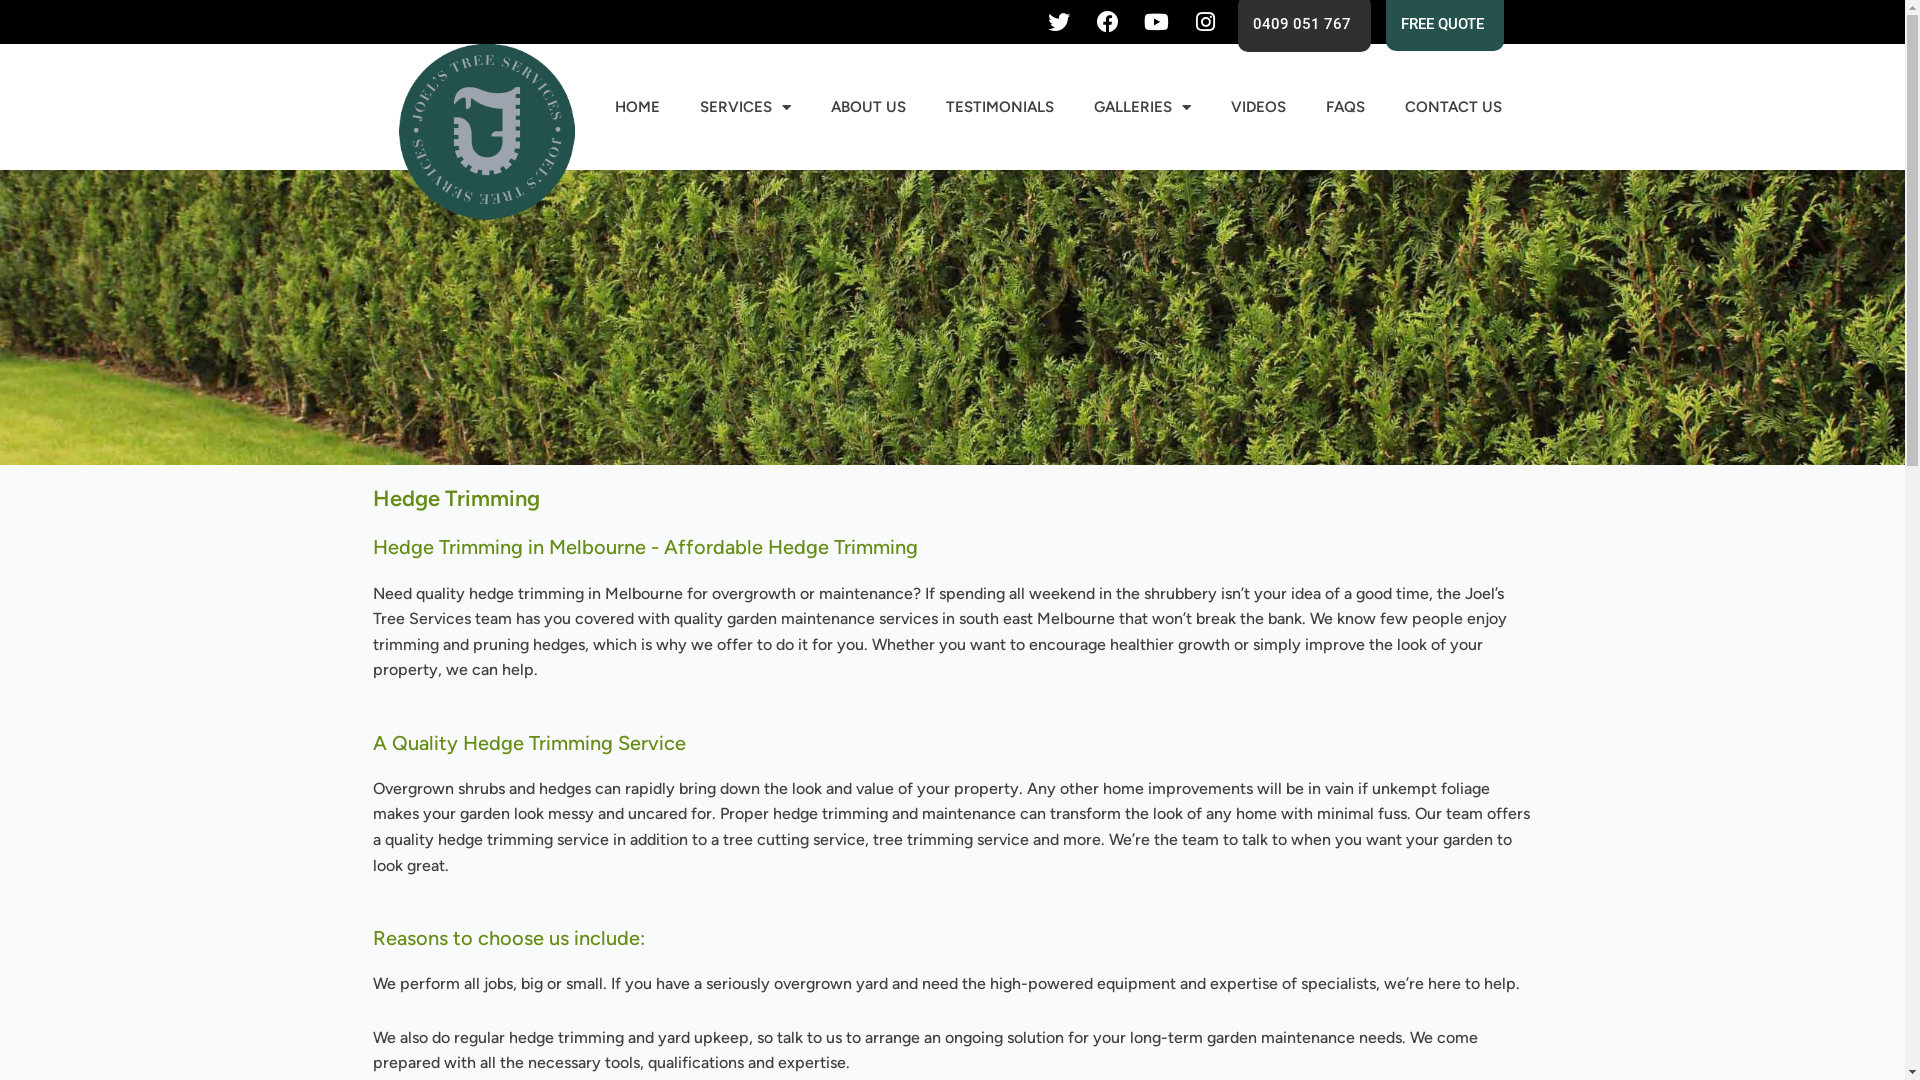  I want to click on 'TESTIMONIALS', so click(999, 107).